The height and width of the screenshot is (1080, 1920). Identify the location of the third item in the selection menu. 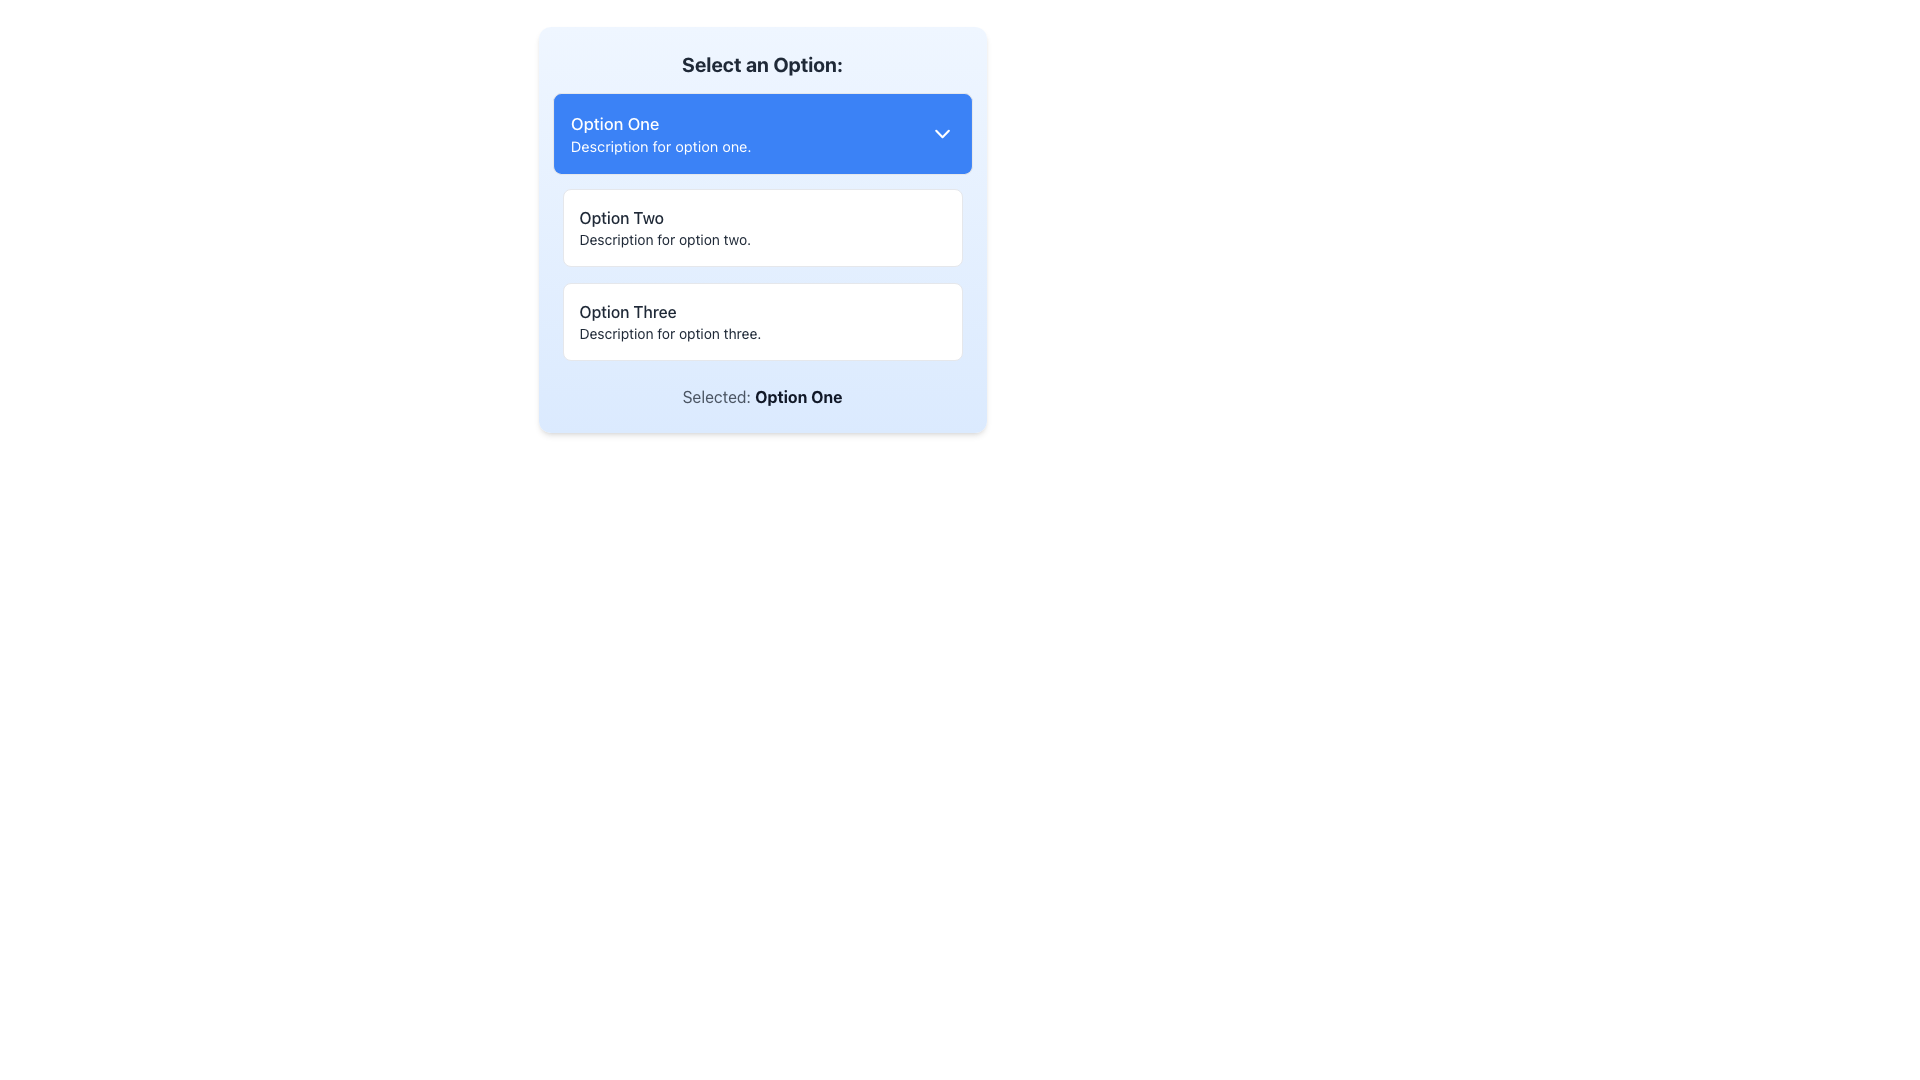
(761, 320).